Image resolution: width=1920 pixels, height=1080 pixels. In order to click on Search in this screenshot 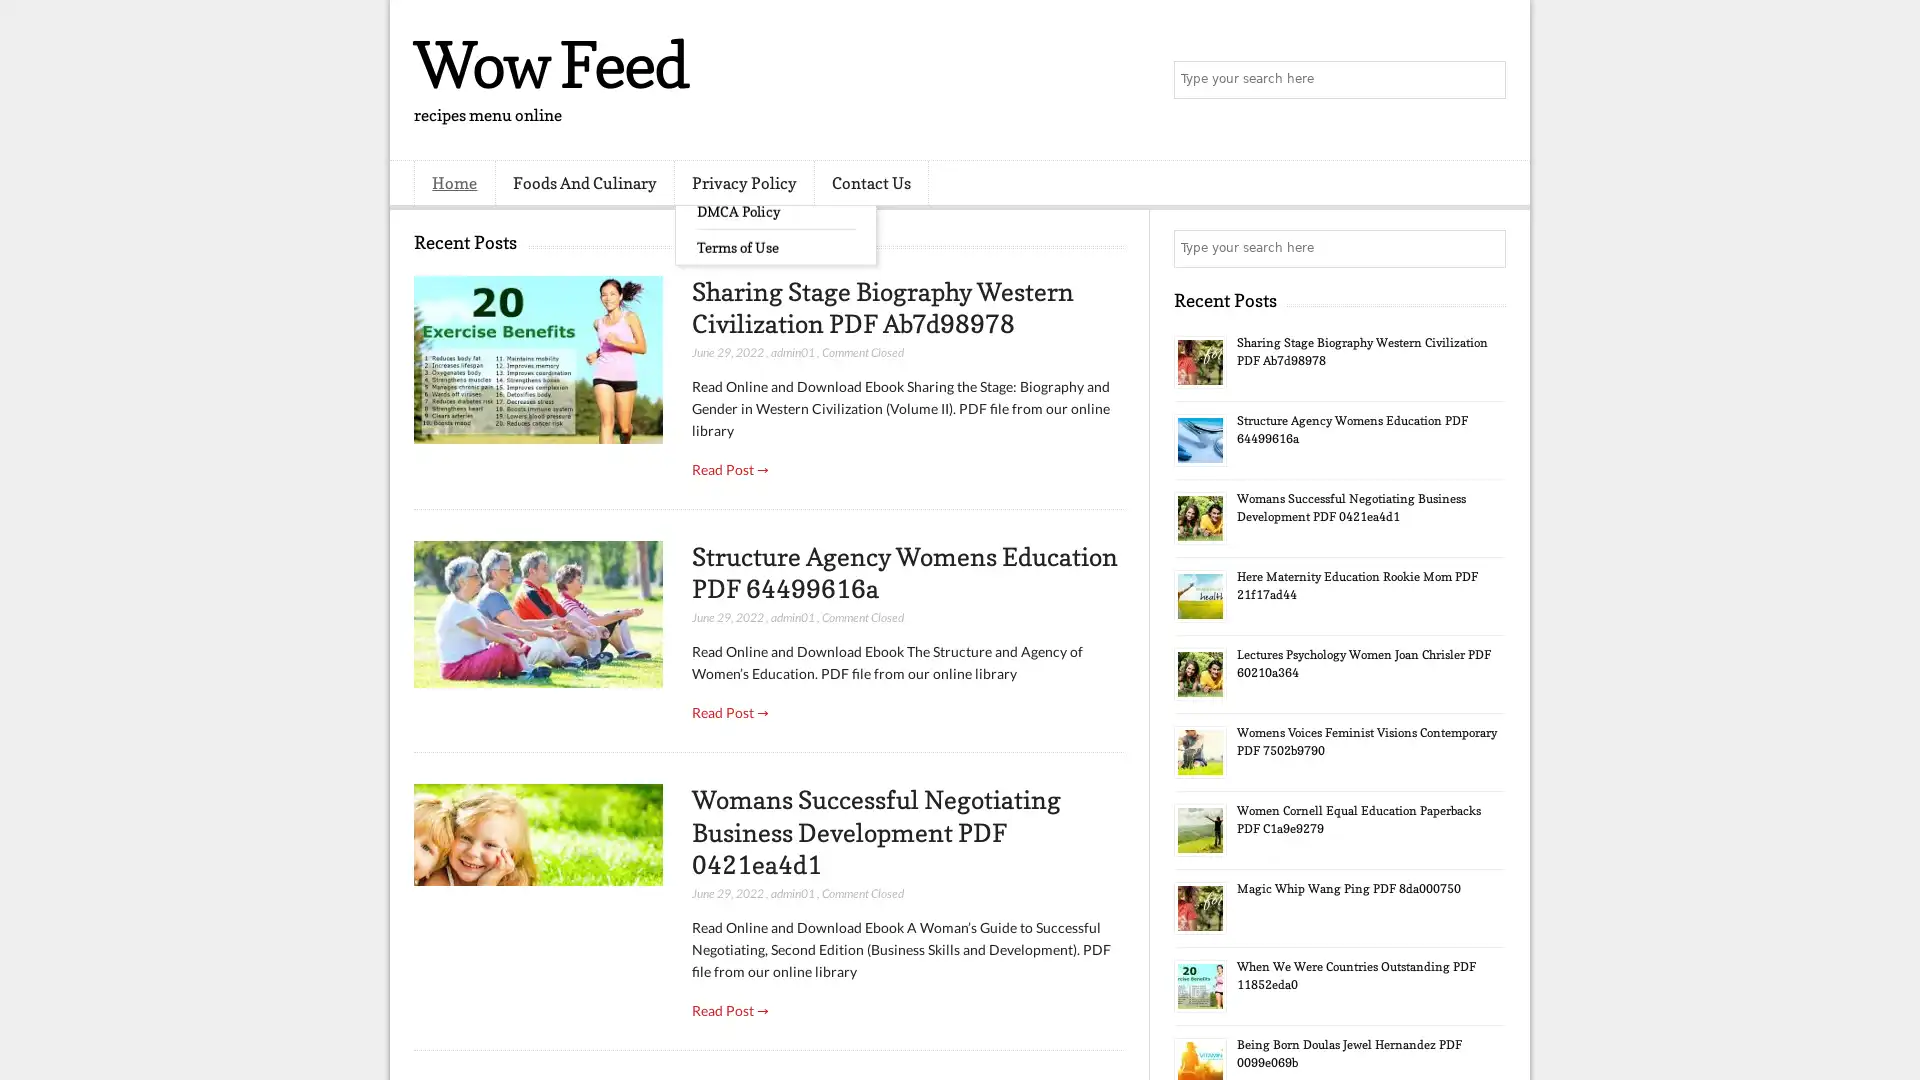, I will do `click(1485, 248)`.